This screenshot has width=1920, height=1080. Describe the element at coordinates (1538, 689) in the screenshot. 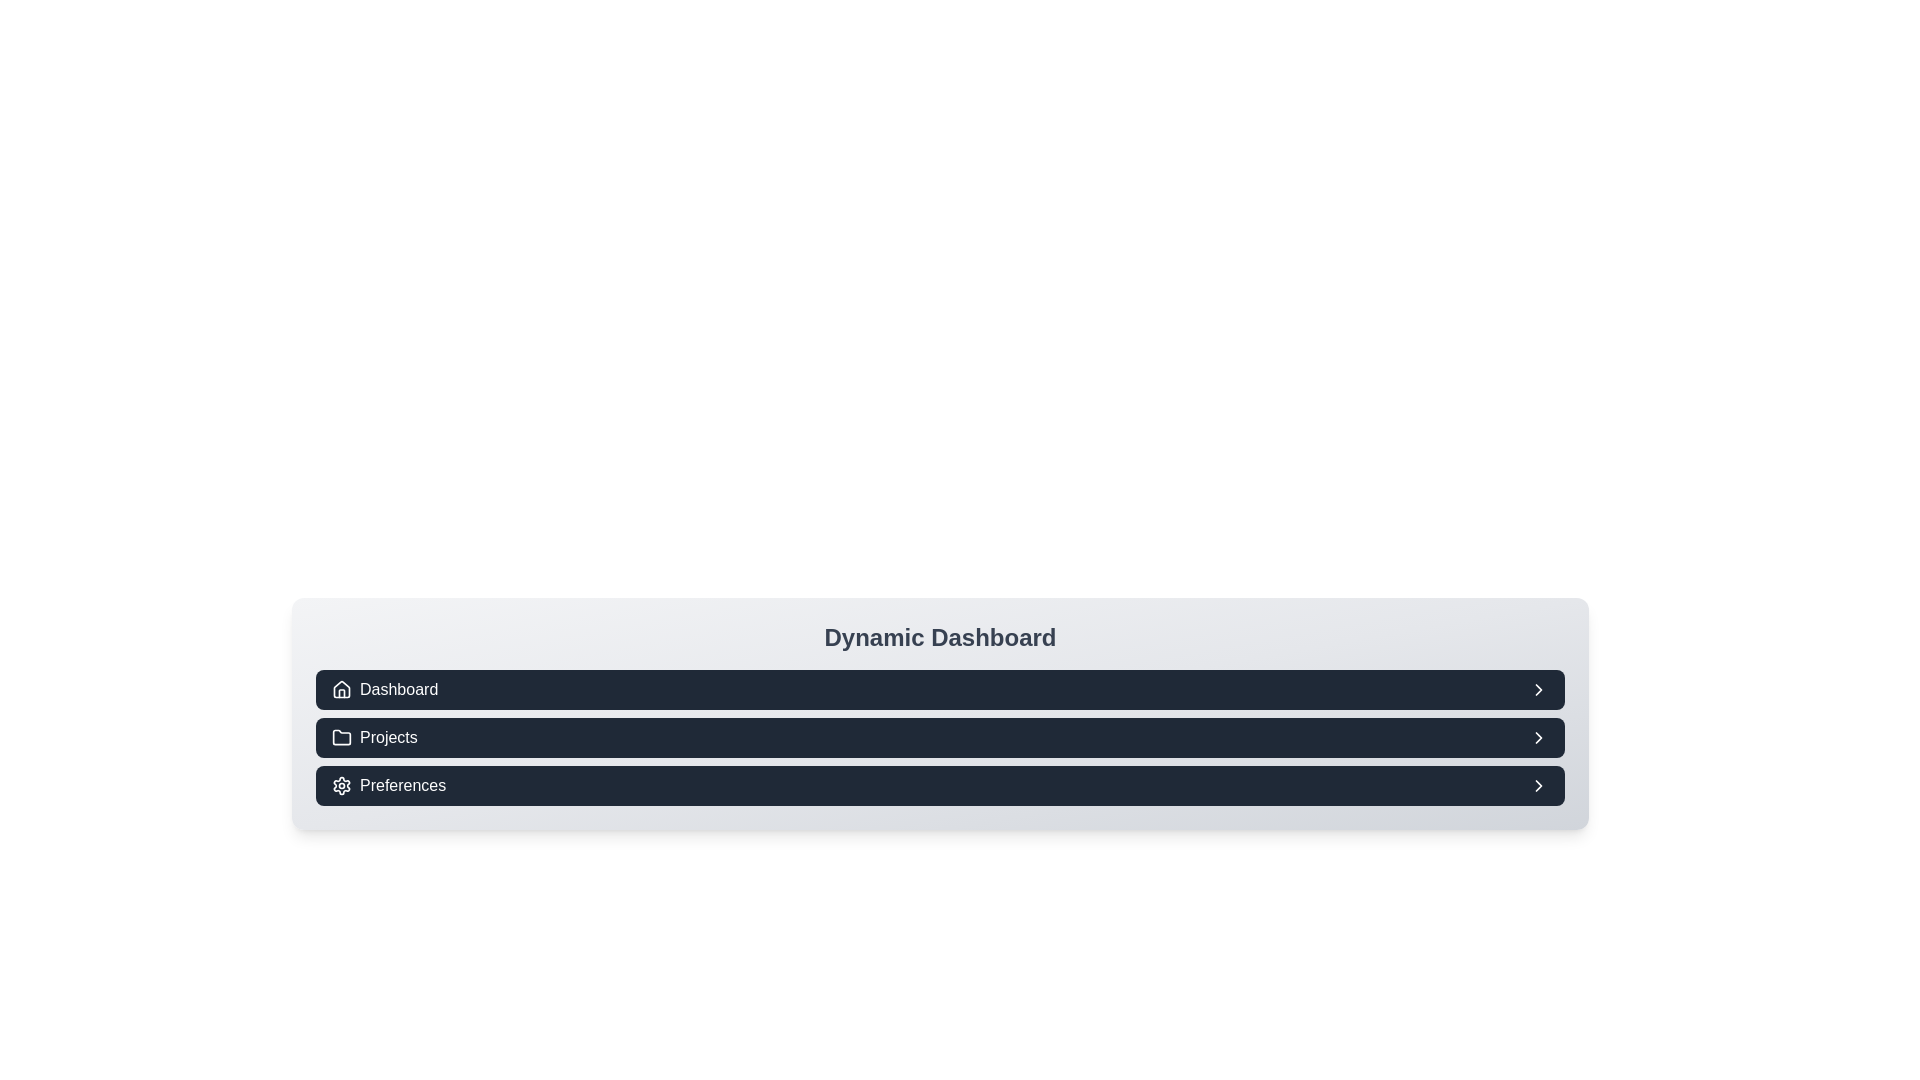

I see `the chevron icon on the far-right side of the 'Dashboard' row in the navigation menu` at that location.